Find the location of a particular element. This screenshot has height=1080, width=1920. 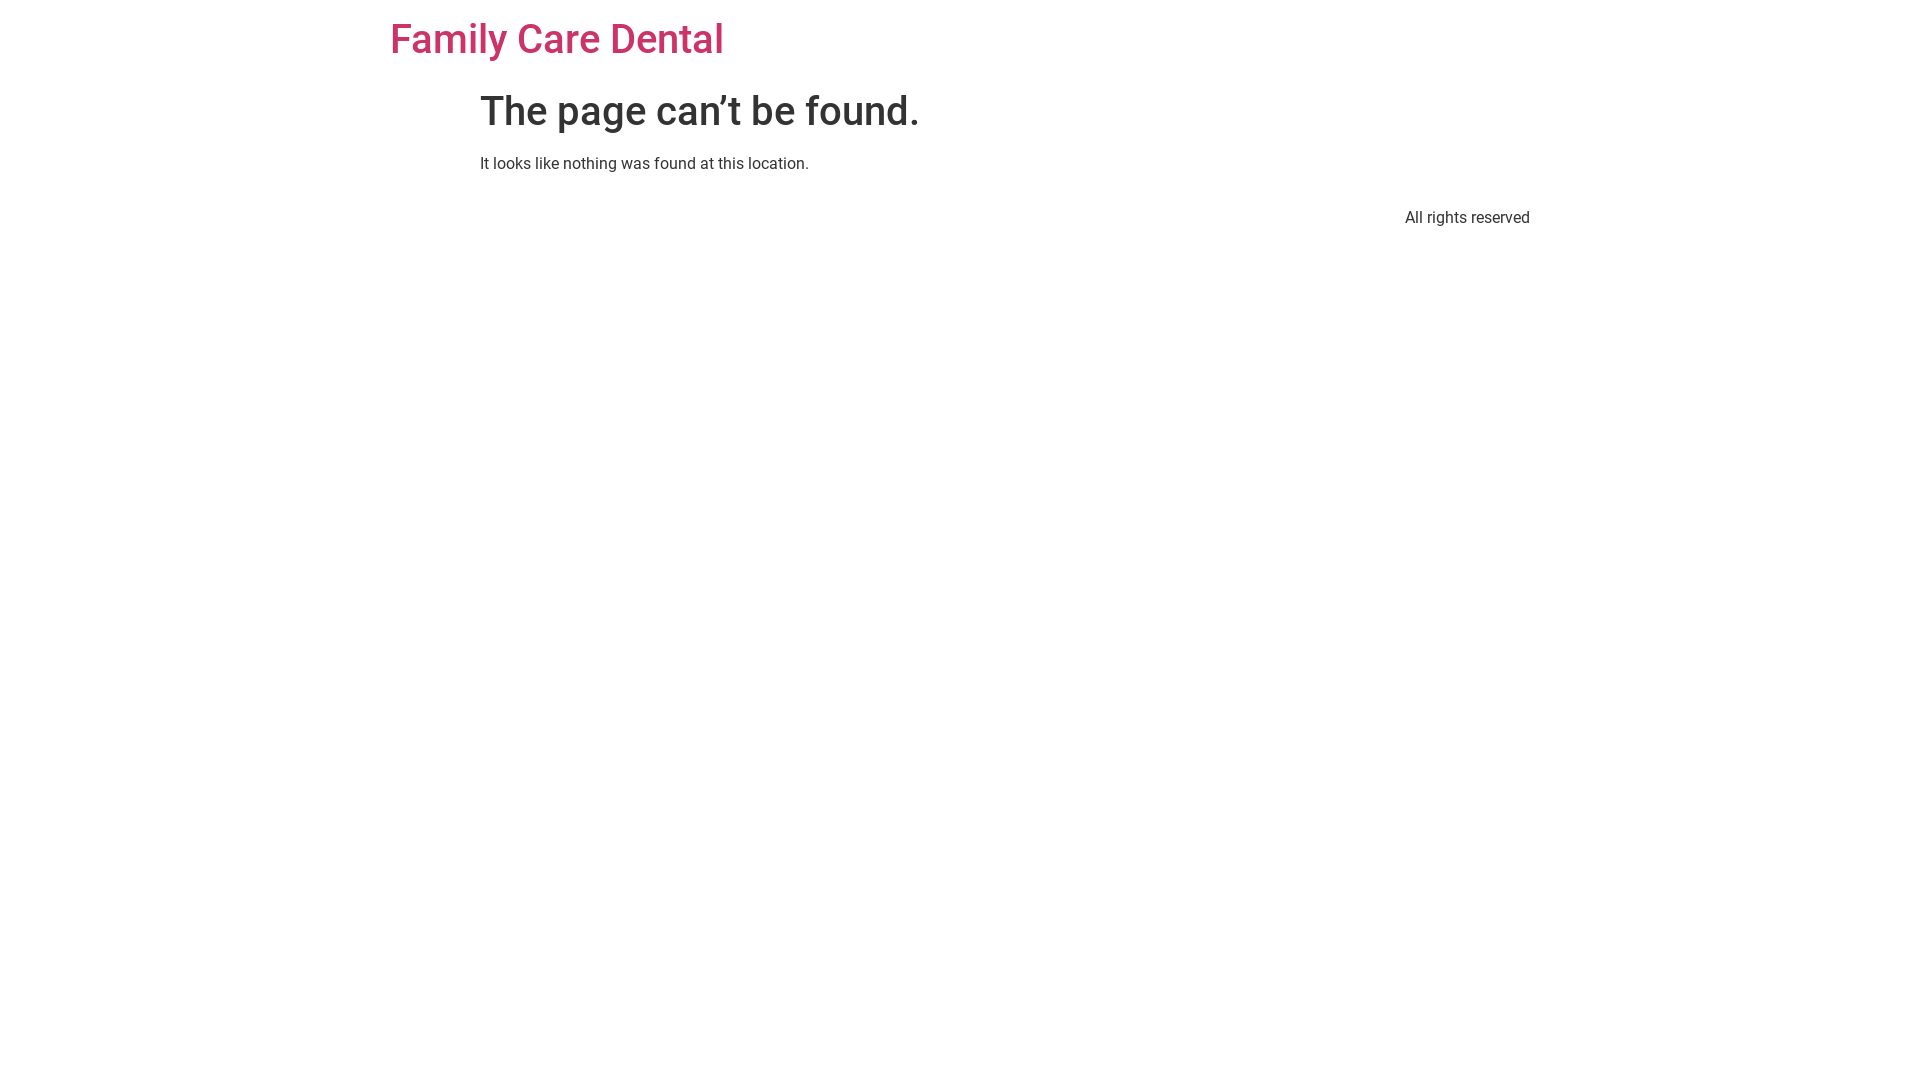

'Family Care Dental' is located at coordinates (556, 39).